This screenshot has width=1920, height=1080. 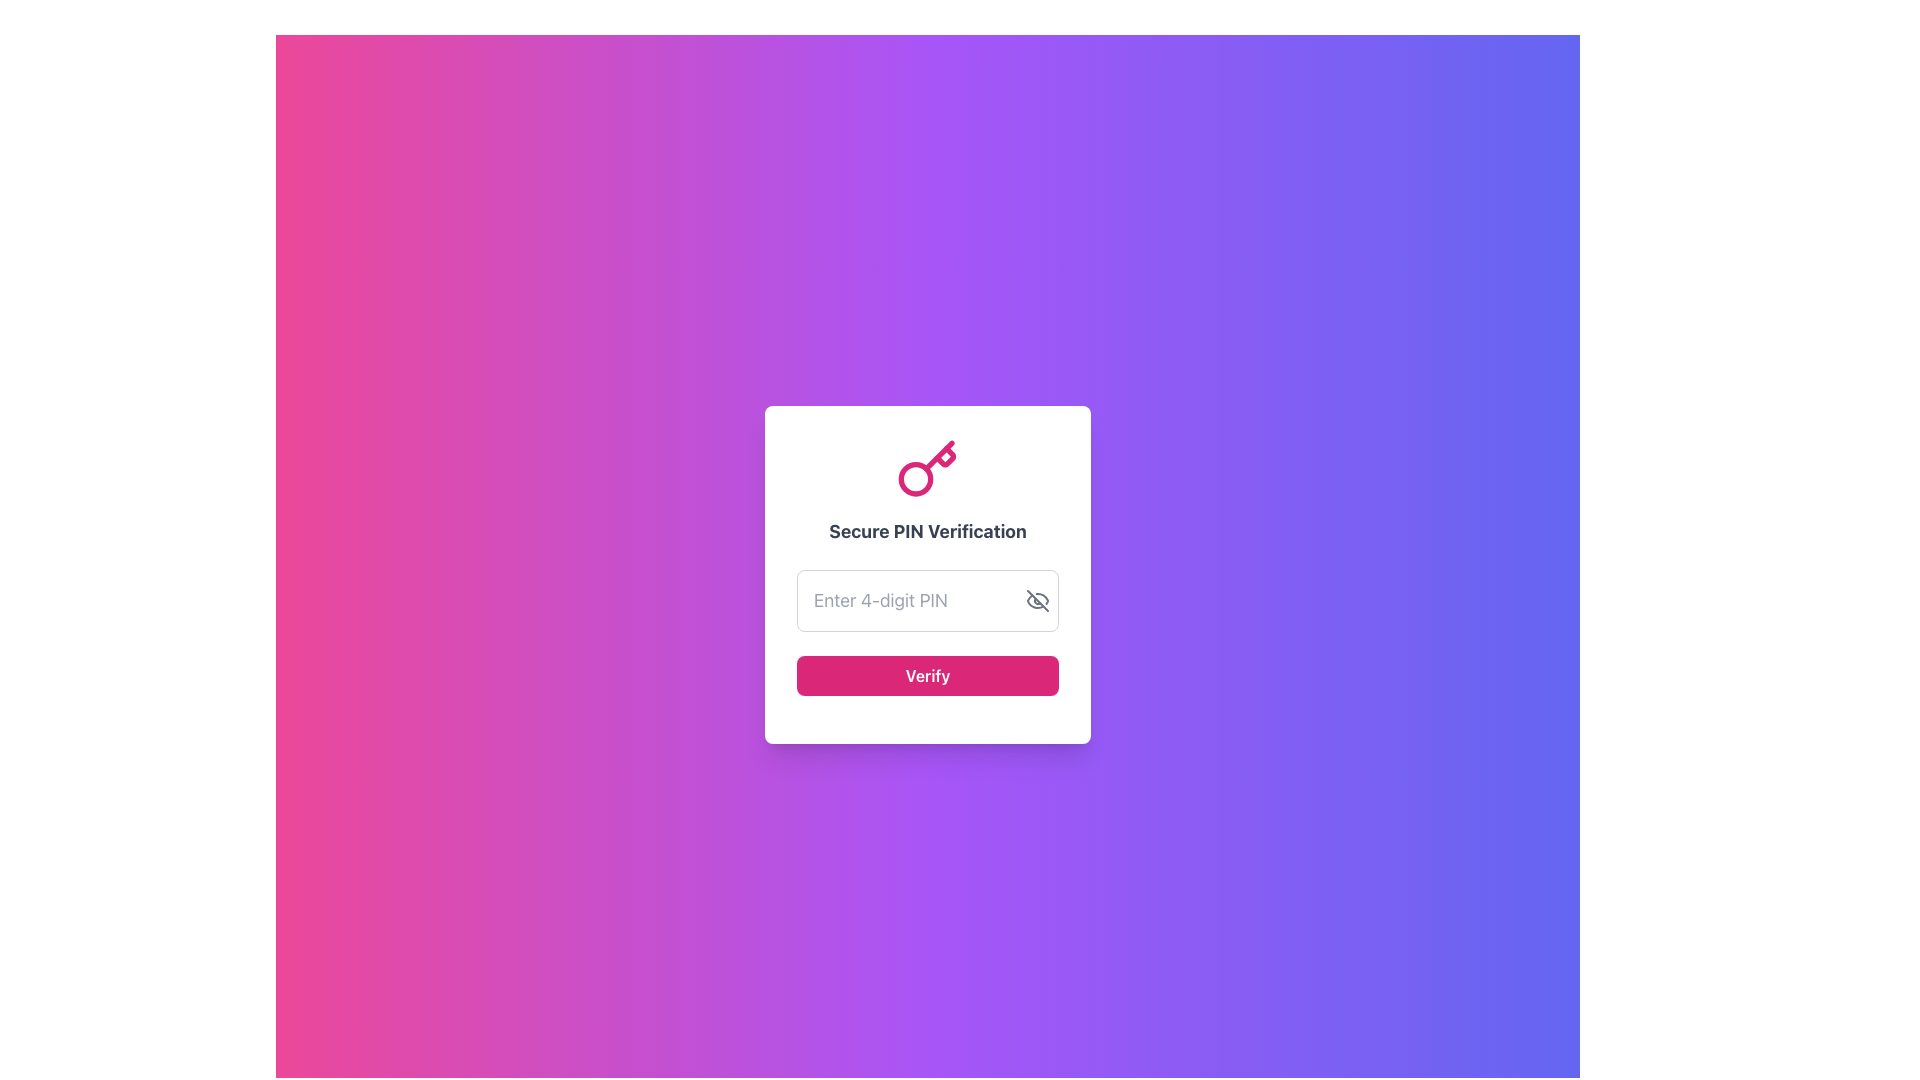 I want to click on the eye-shaped icon with a diagonal line crossing through it, located to the right of the 'Enter 4-digit PIN' input field, so click(x=1037, y=600).